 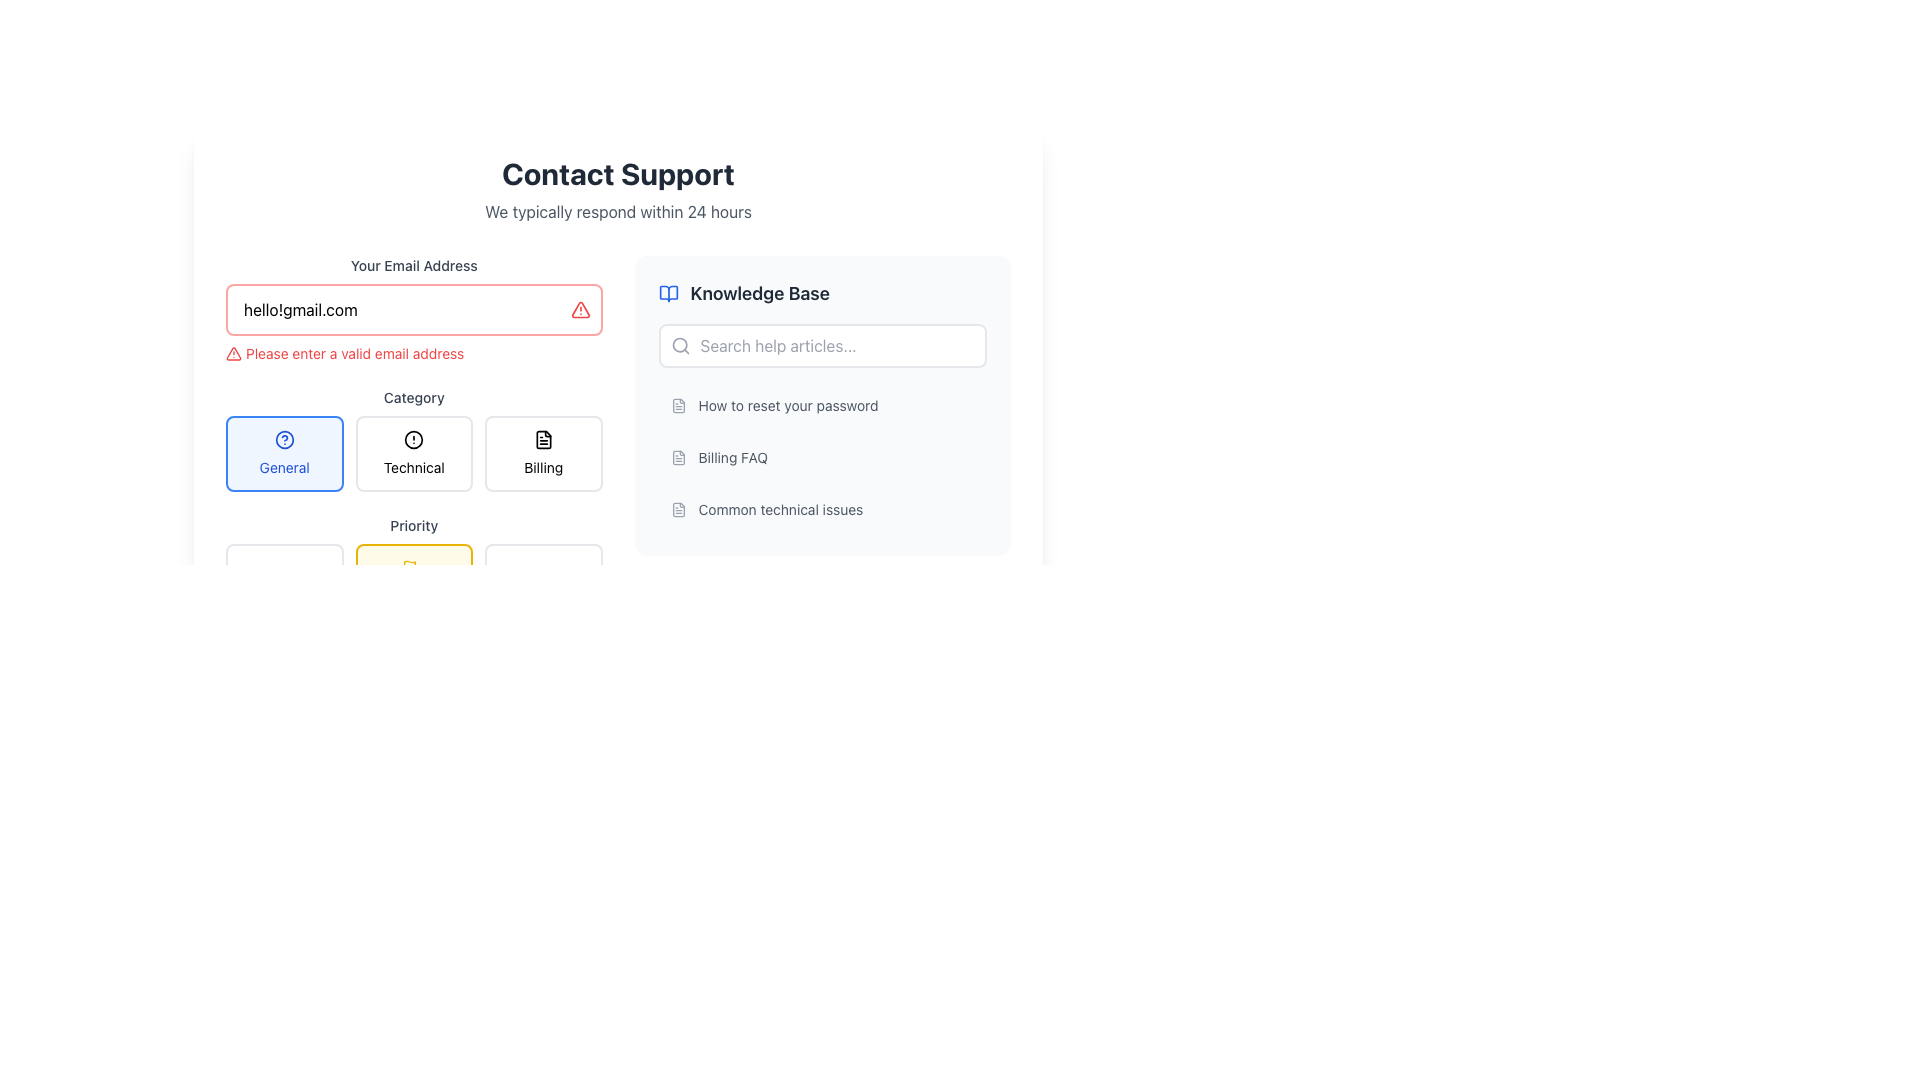 I want to click on the circular outlined icon located at the top-center of the 'Technical' box, which has a central vertical line and a dot inside, so click(x=413, y=438).